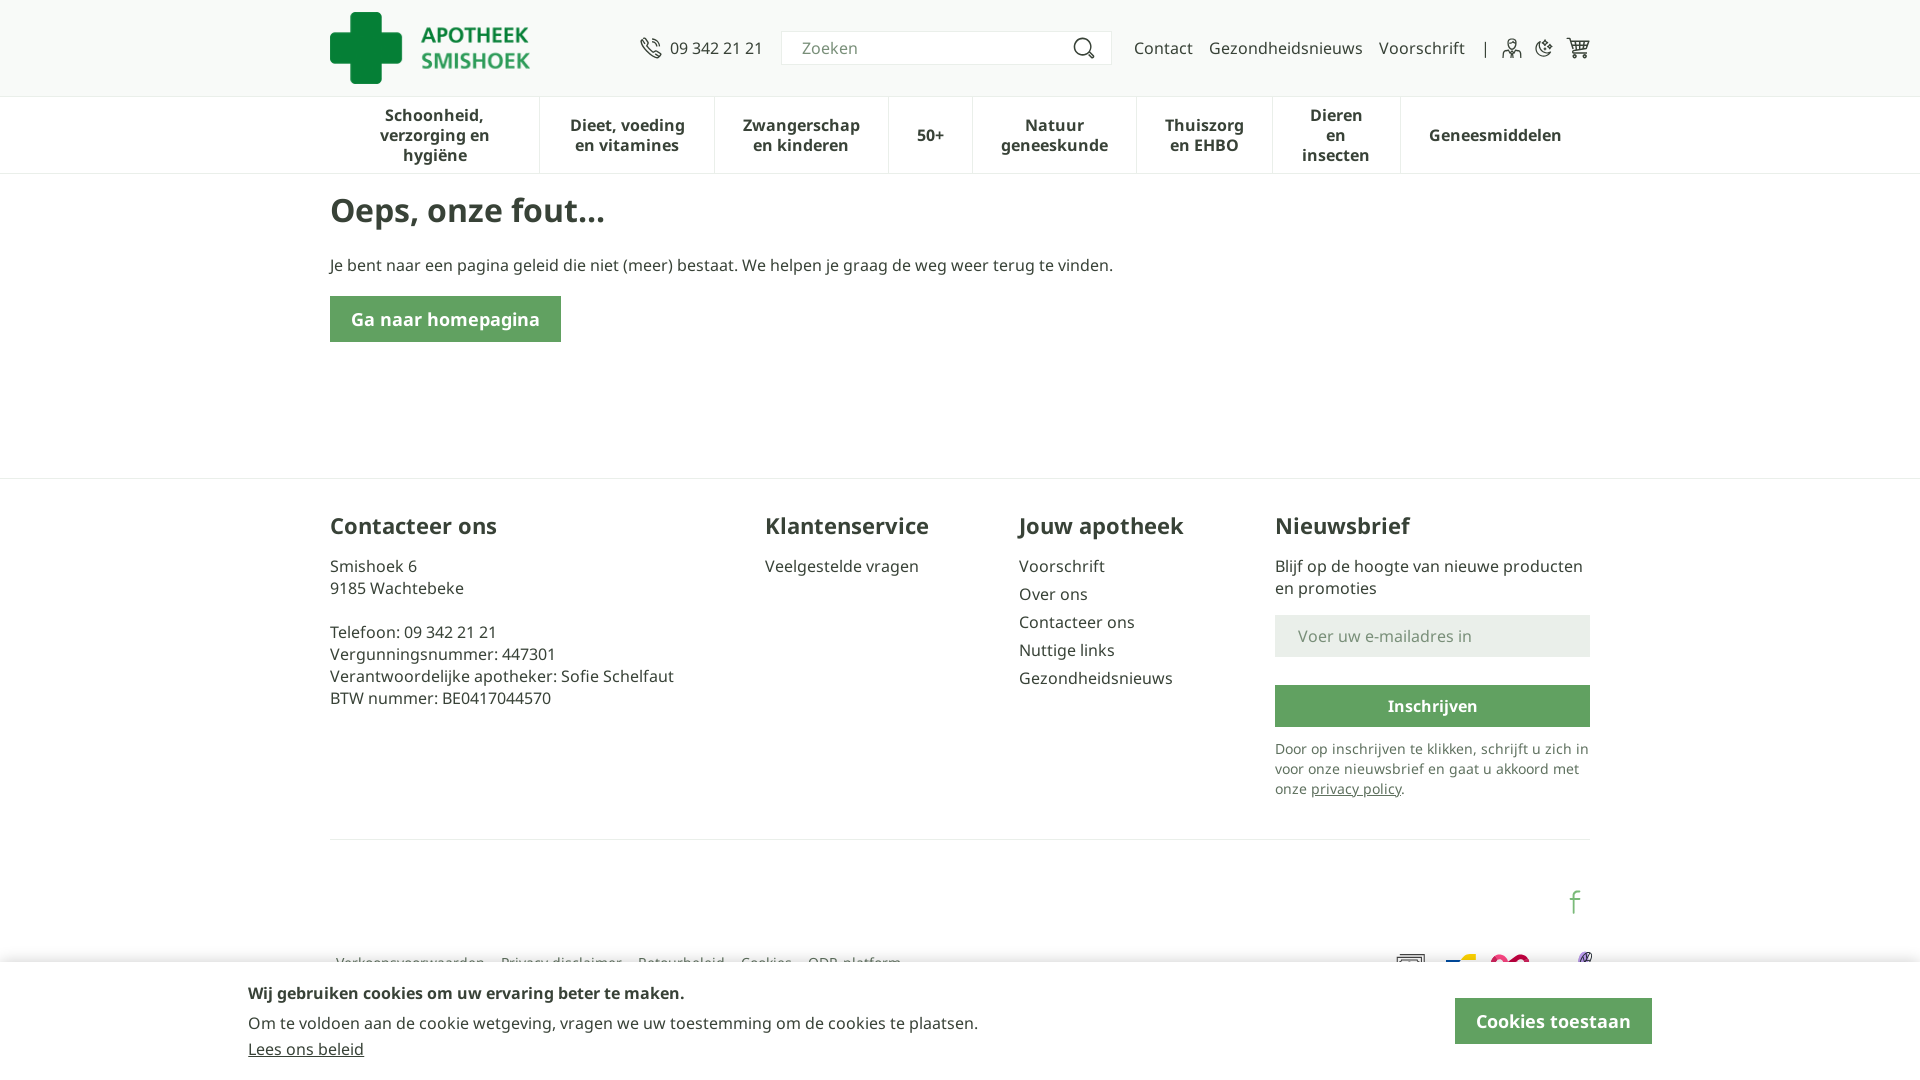  Describe the element at coordinates (429, 46) in the screenshot. I see `'Apotheek Smishoek'` at that location.